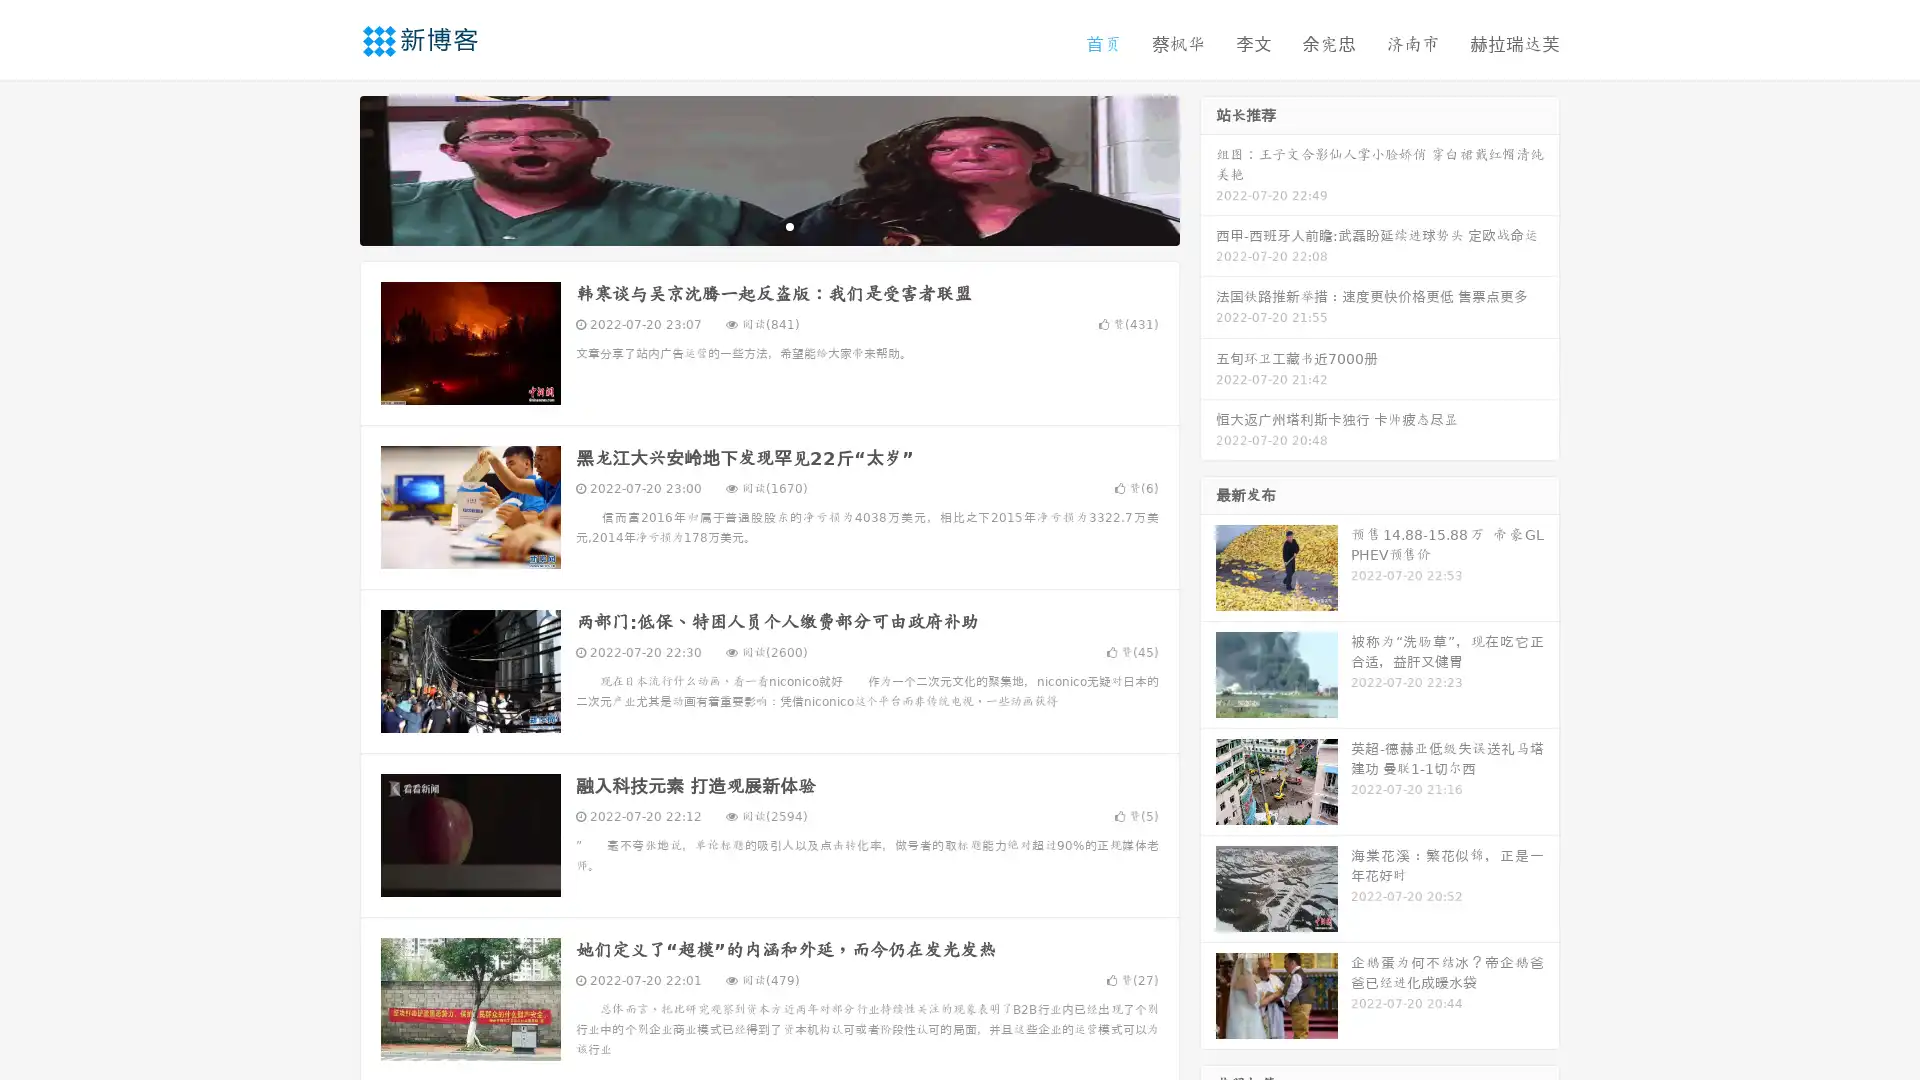  I want to click on Next slide, so click(1208, 168).